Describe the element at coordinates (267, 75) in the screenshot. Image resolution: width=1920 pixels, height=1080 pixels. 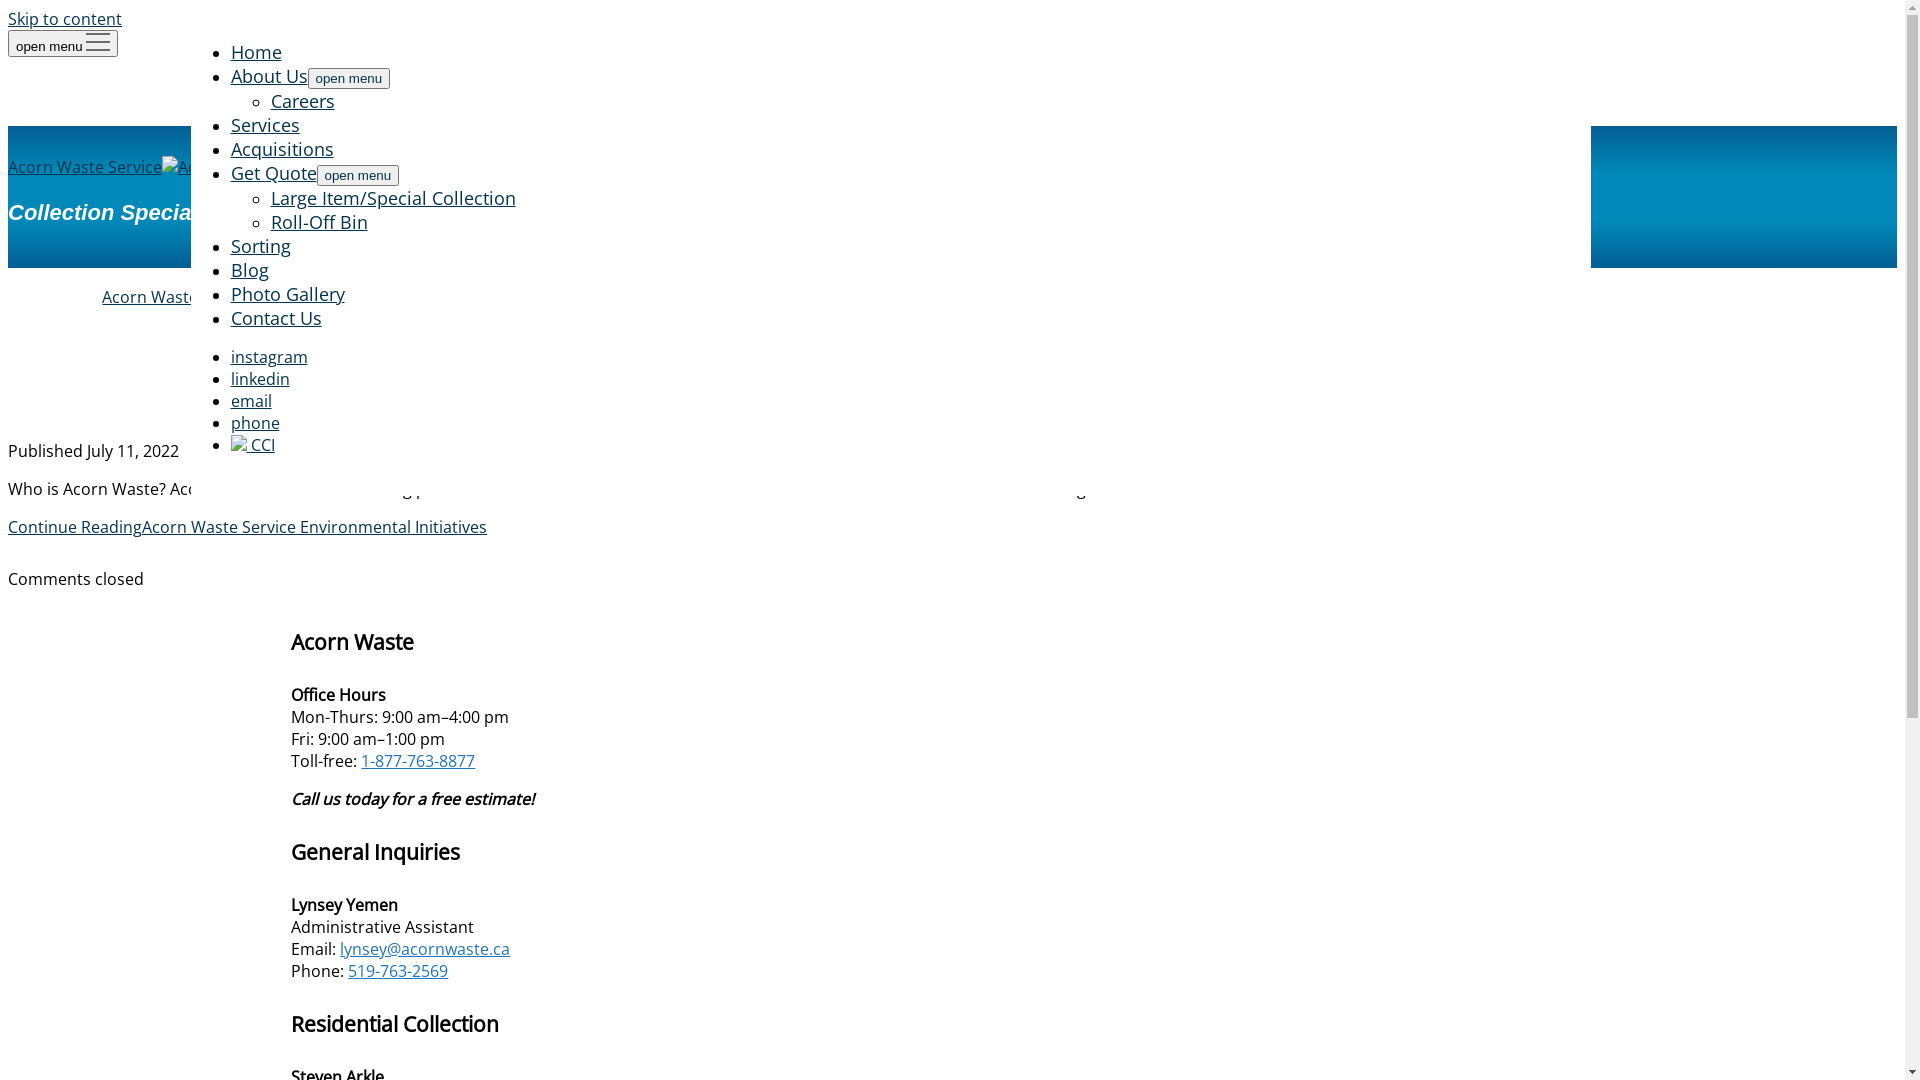
I see `'About Us'` at that location.